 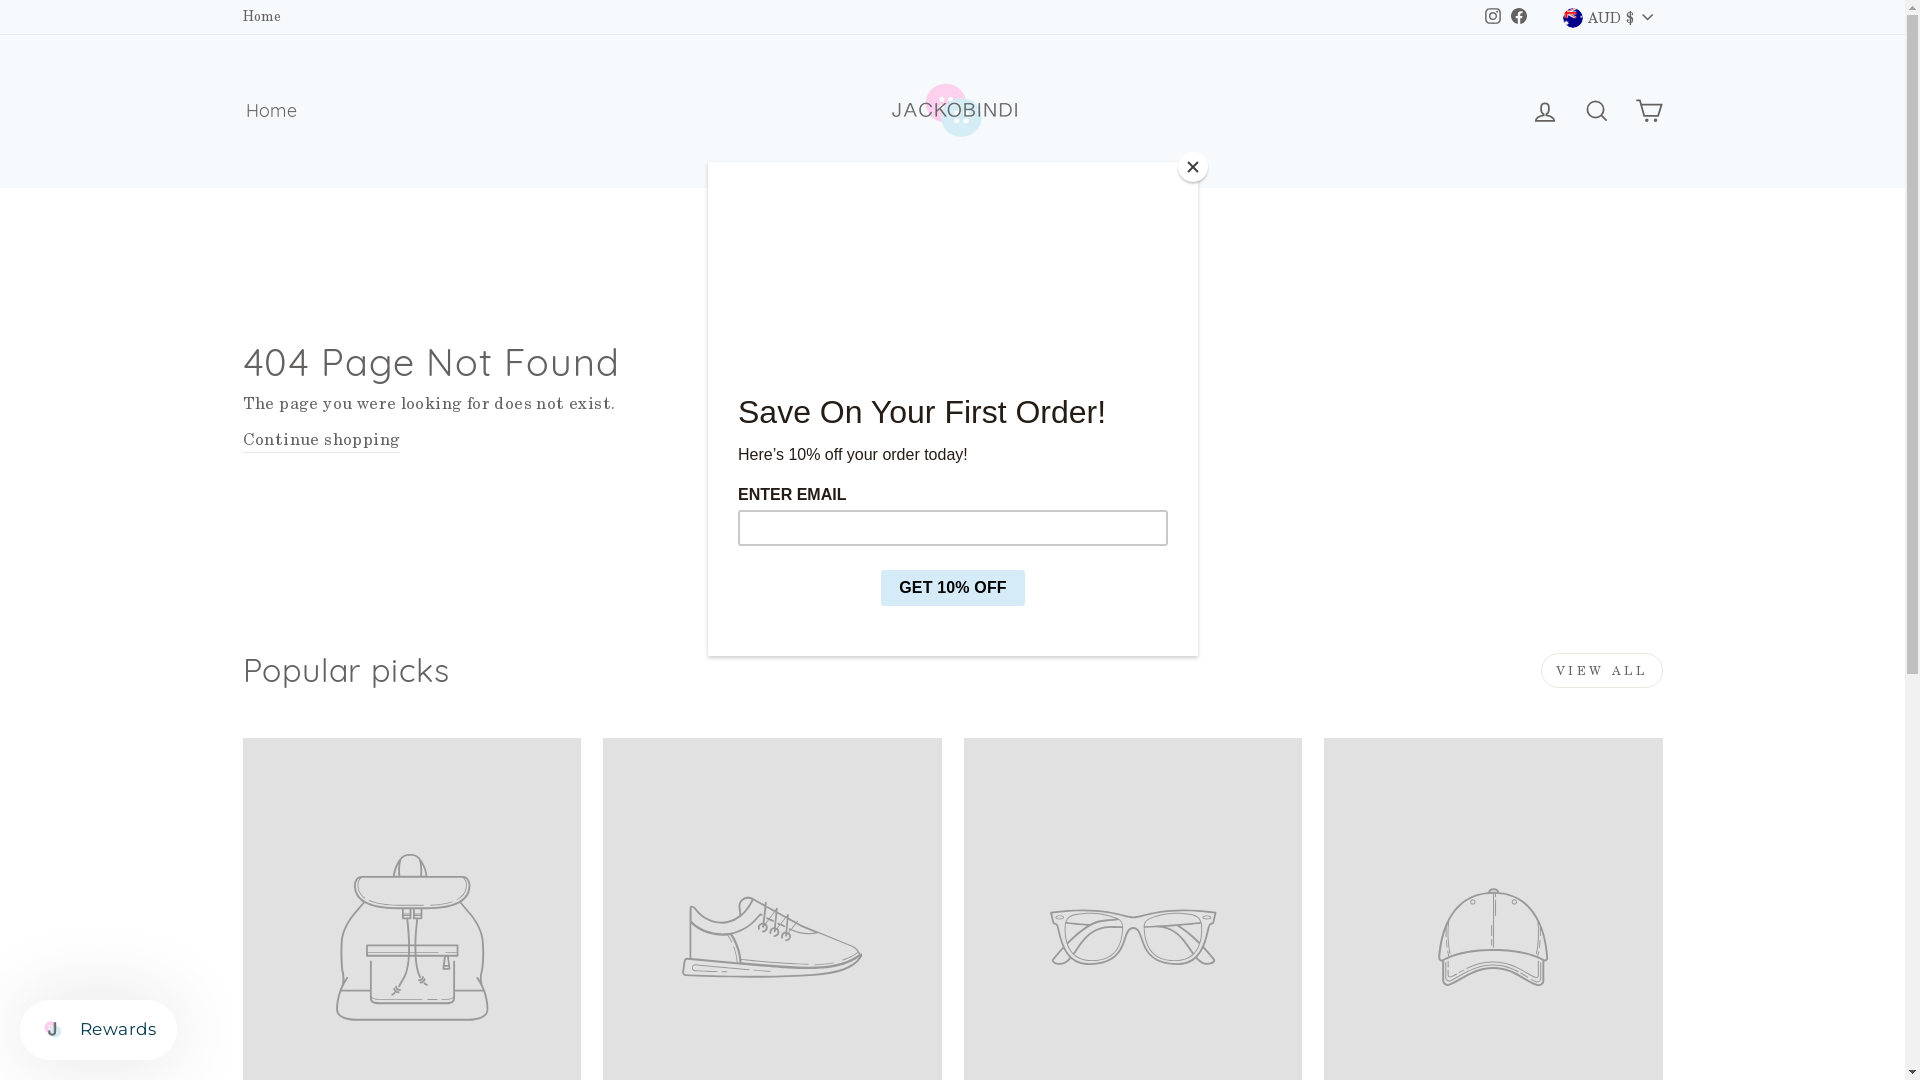 What do you see at coordinates (0, 0) in the screenshot?
I see `'Skip to content'` at bounding box center [0, 0].